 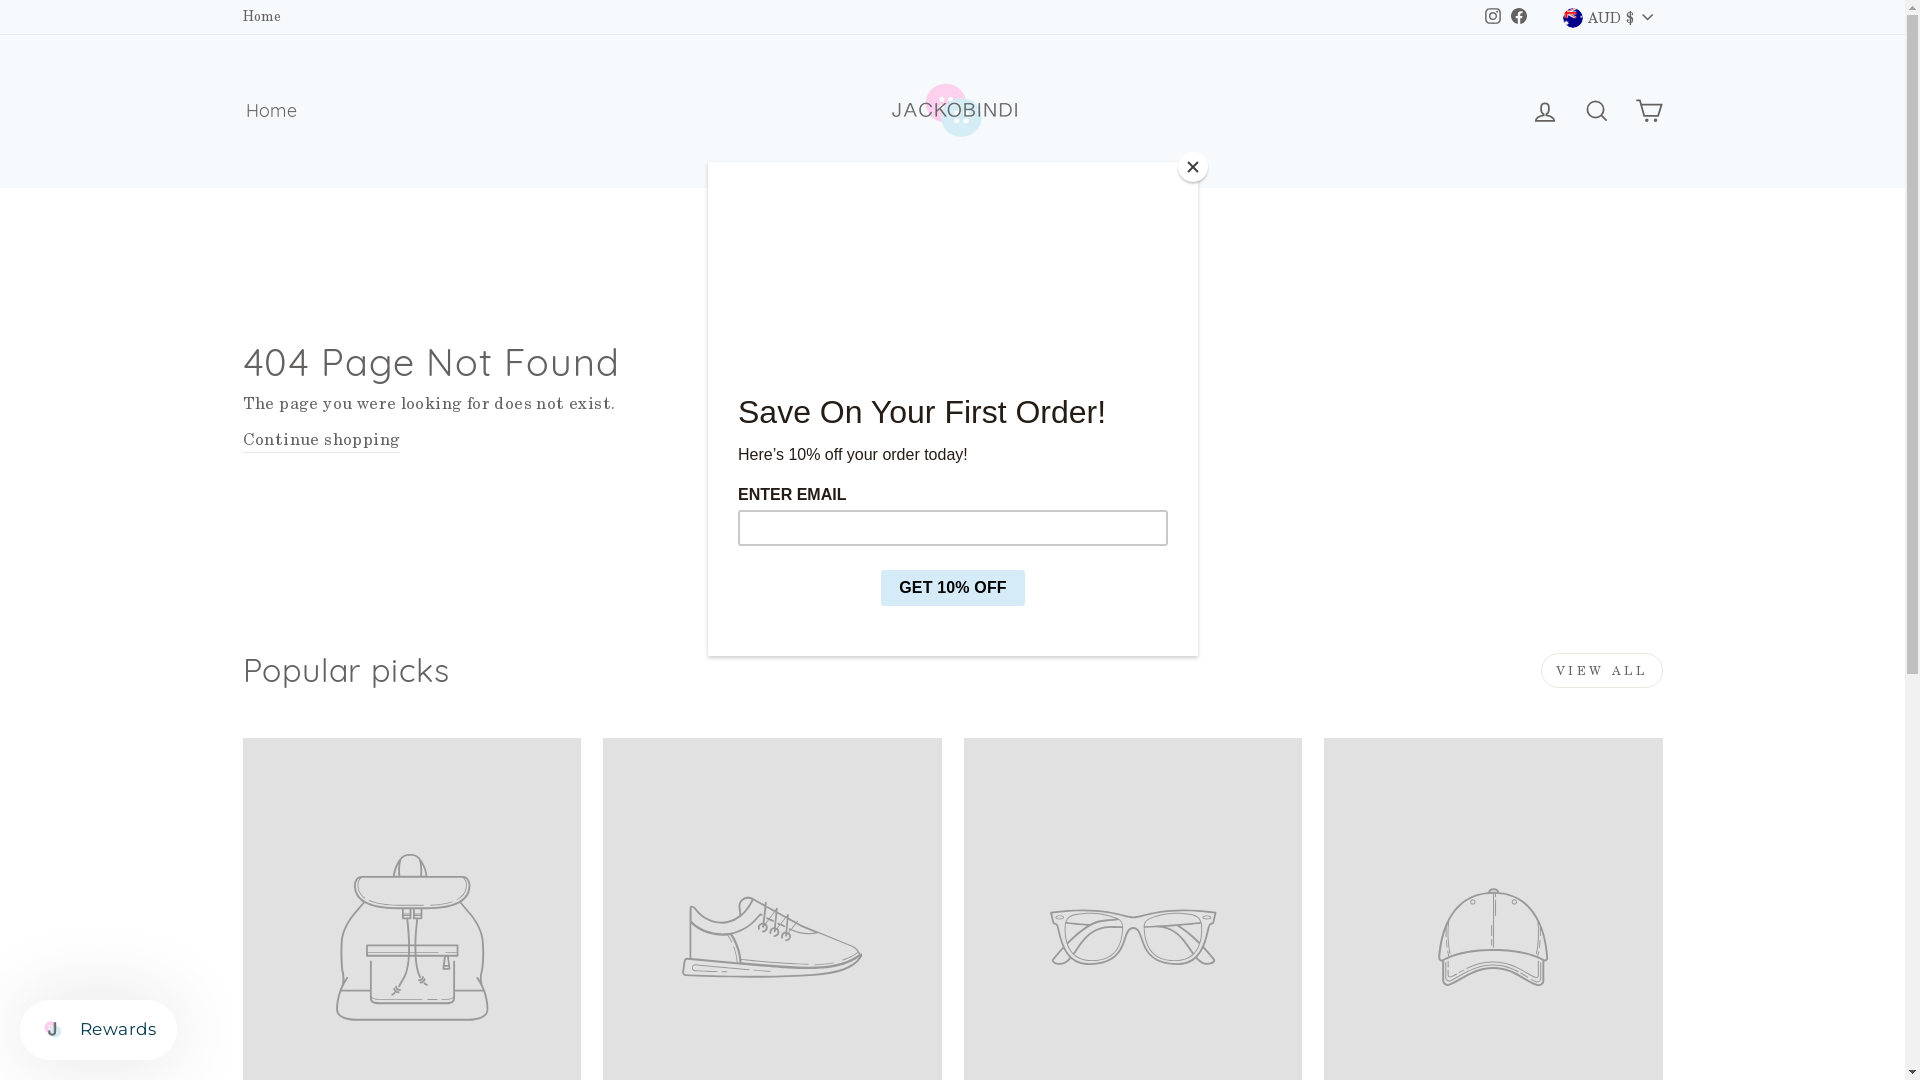 What do you see at coordinates (0, 0) in the screenshot?
I see `'Skip to content'` at bounding box center [0, 0].